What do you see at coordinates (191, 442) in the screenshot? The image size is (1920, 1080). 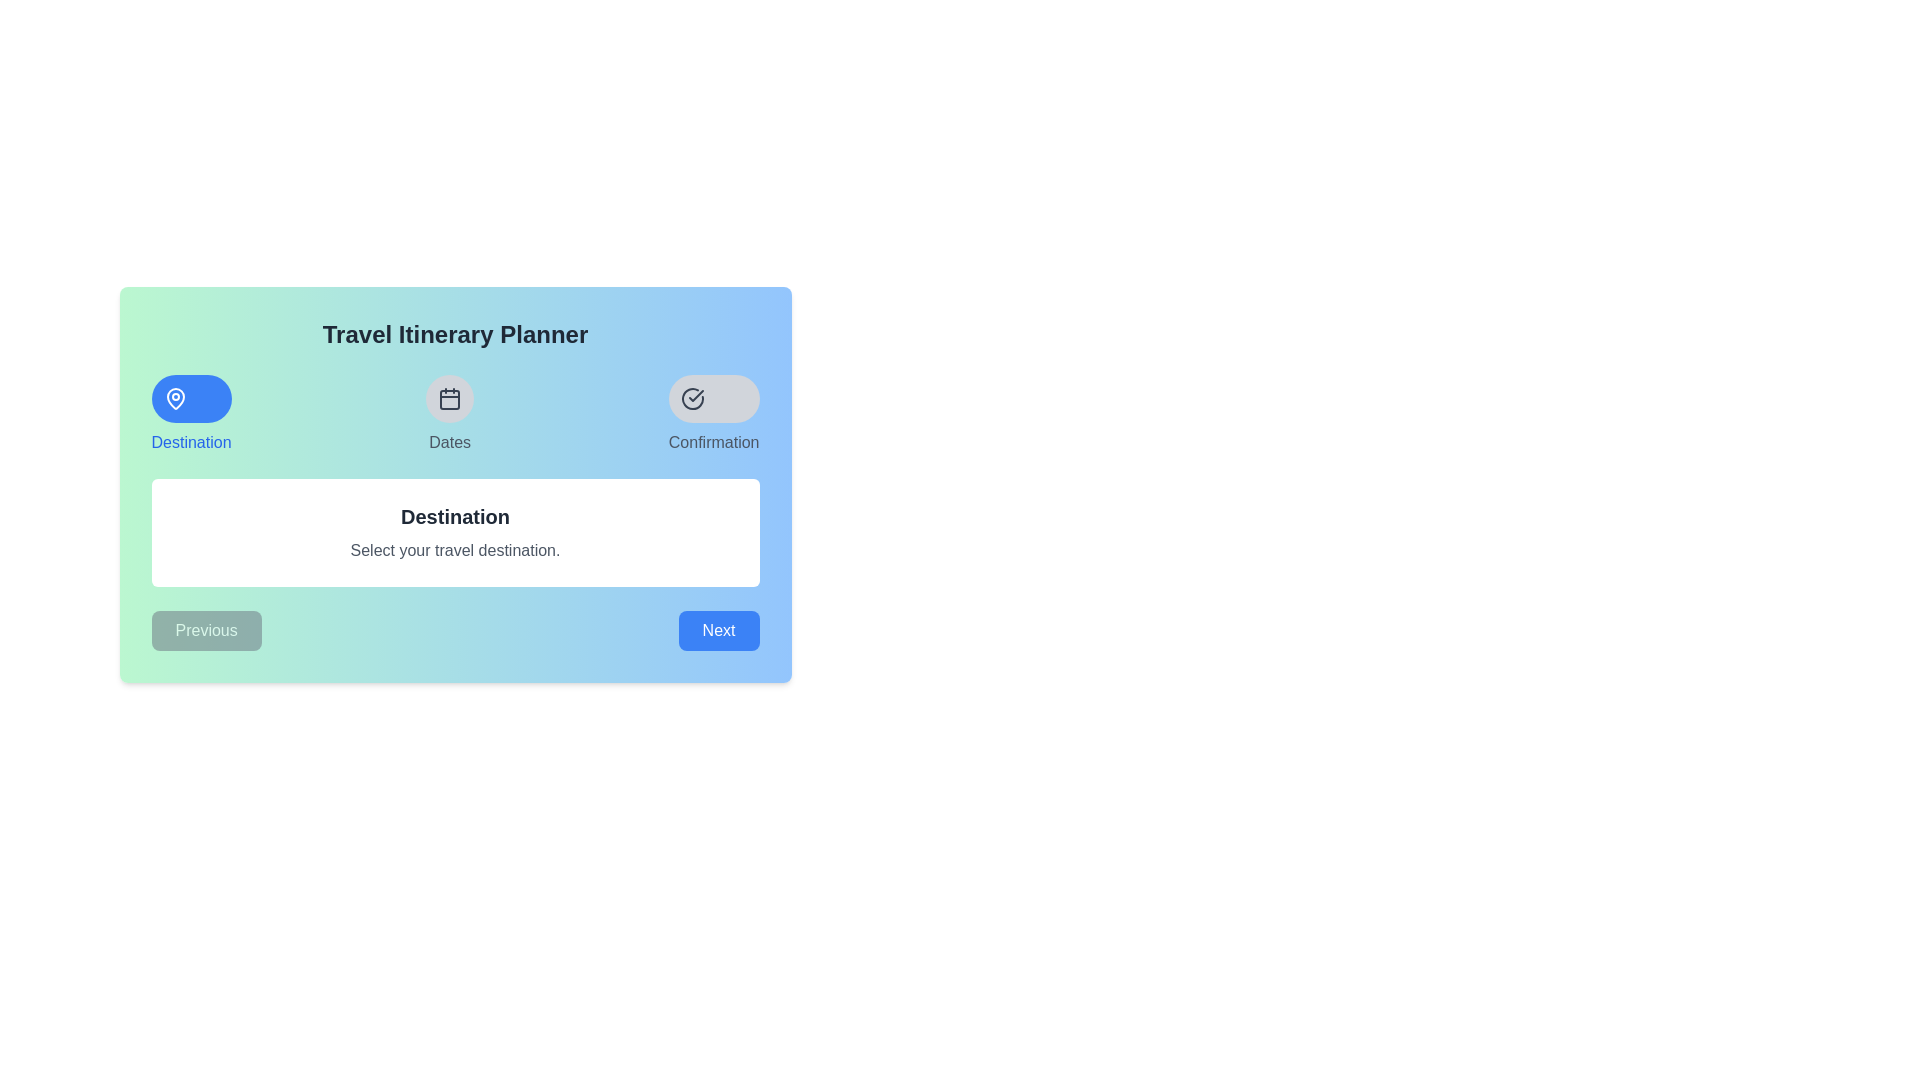 I see `the text label displaying 'Destination' in blue font, which is positioned below a blue circular map pin icon` at bounding box center [191, 442].